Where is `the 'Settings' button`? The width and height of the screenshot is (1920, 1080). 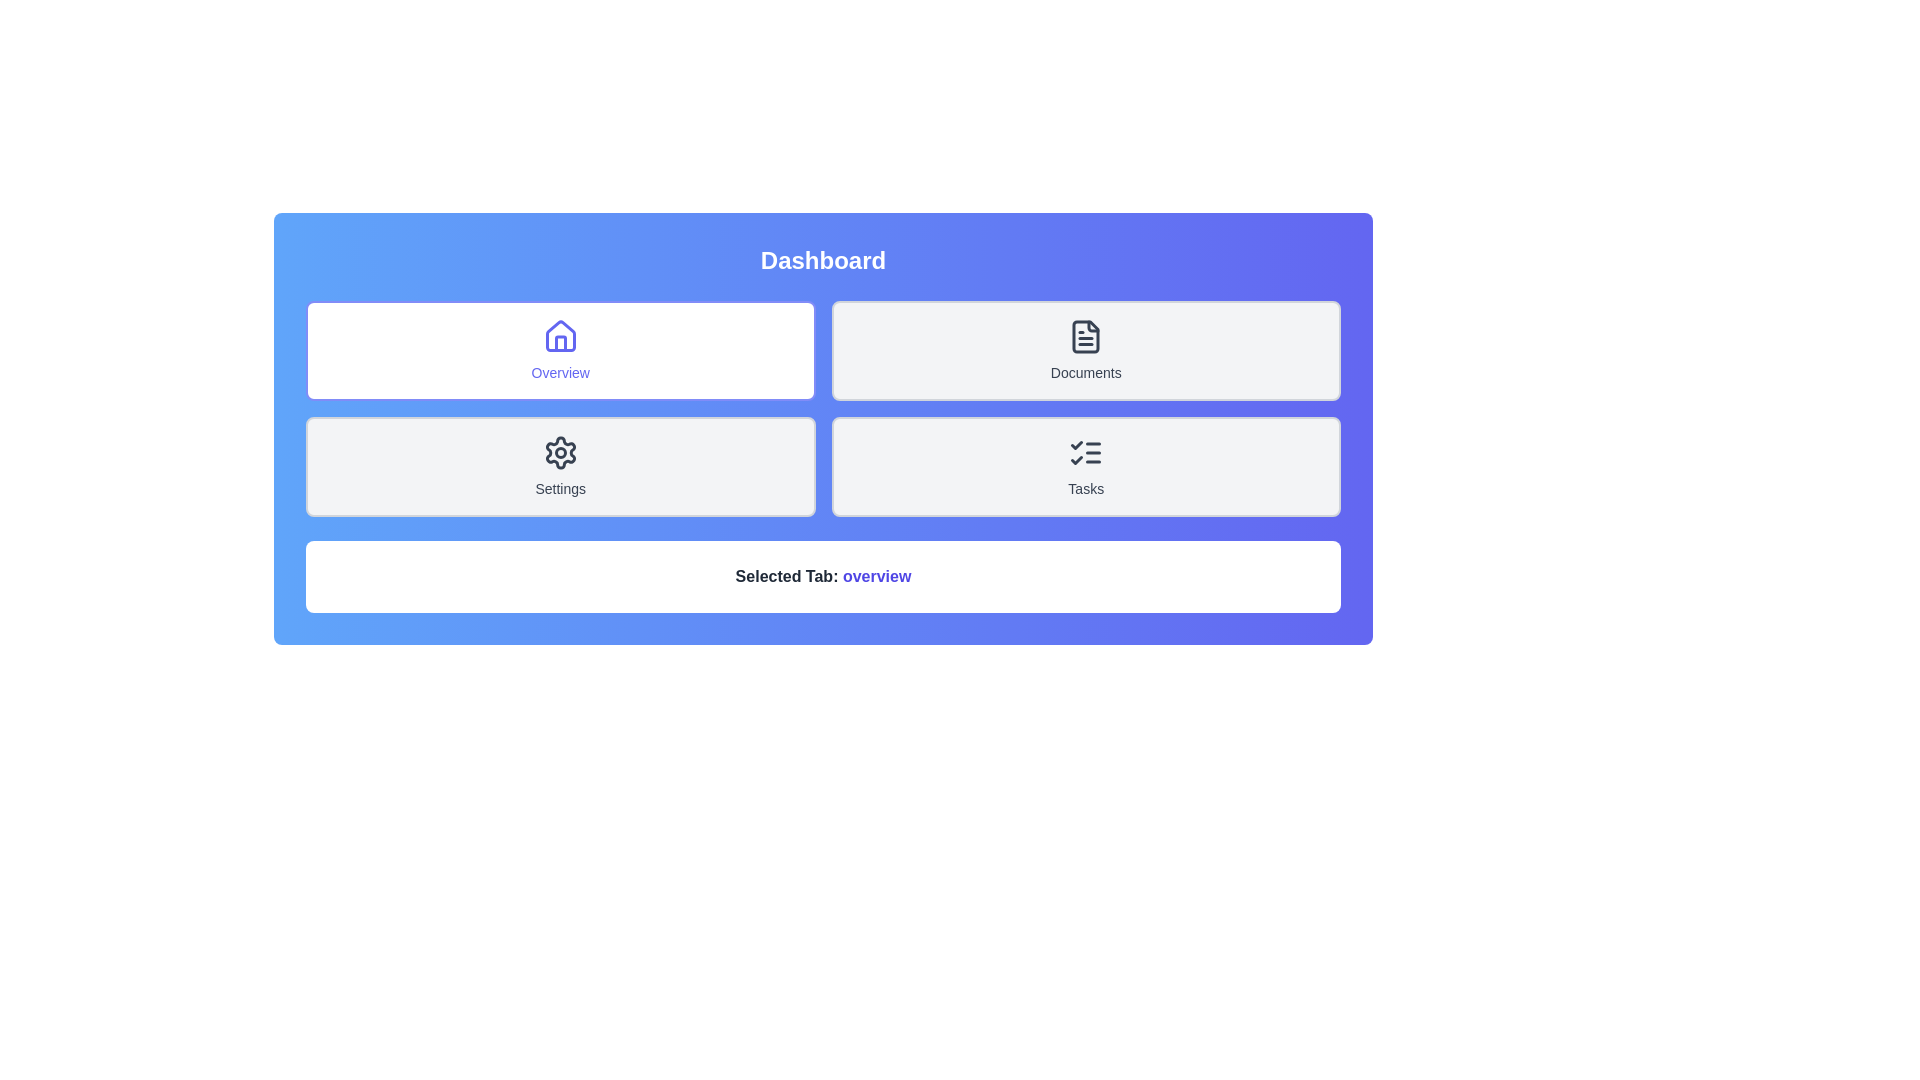 the 'Settings' button is located at coordinates (560, 466).